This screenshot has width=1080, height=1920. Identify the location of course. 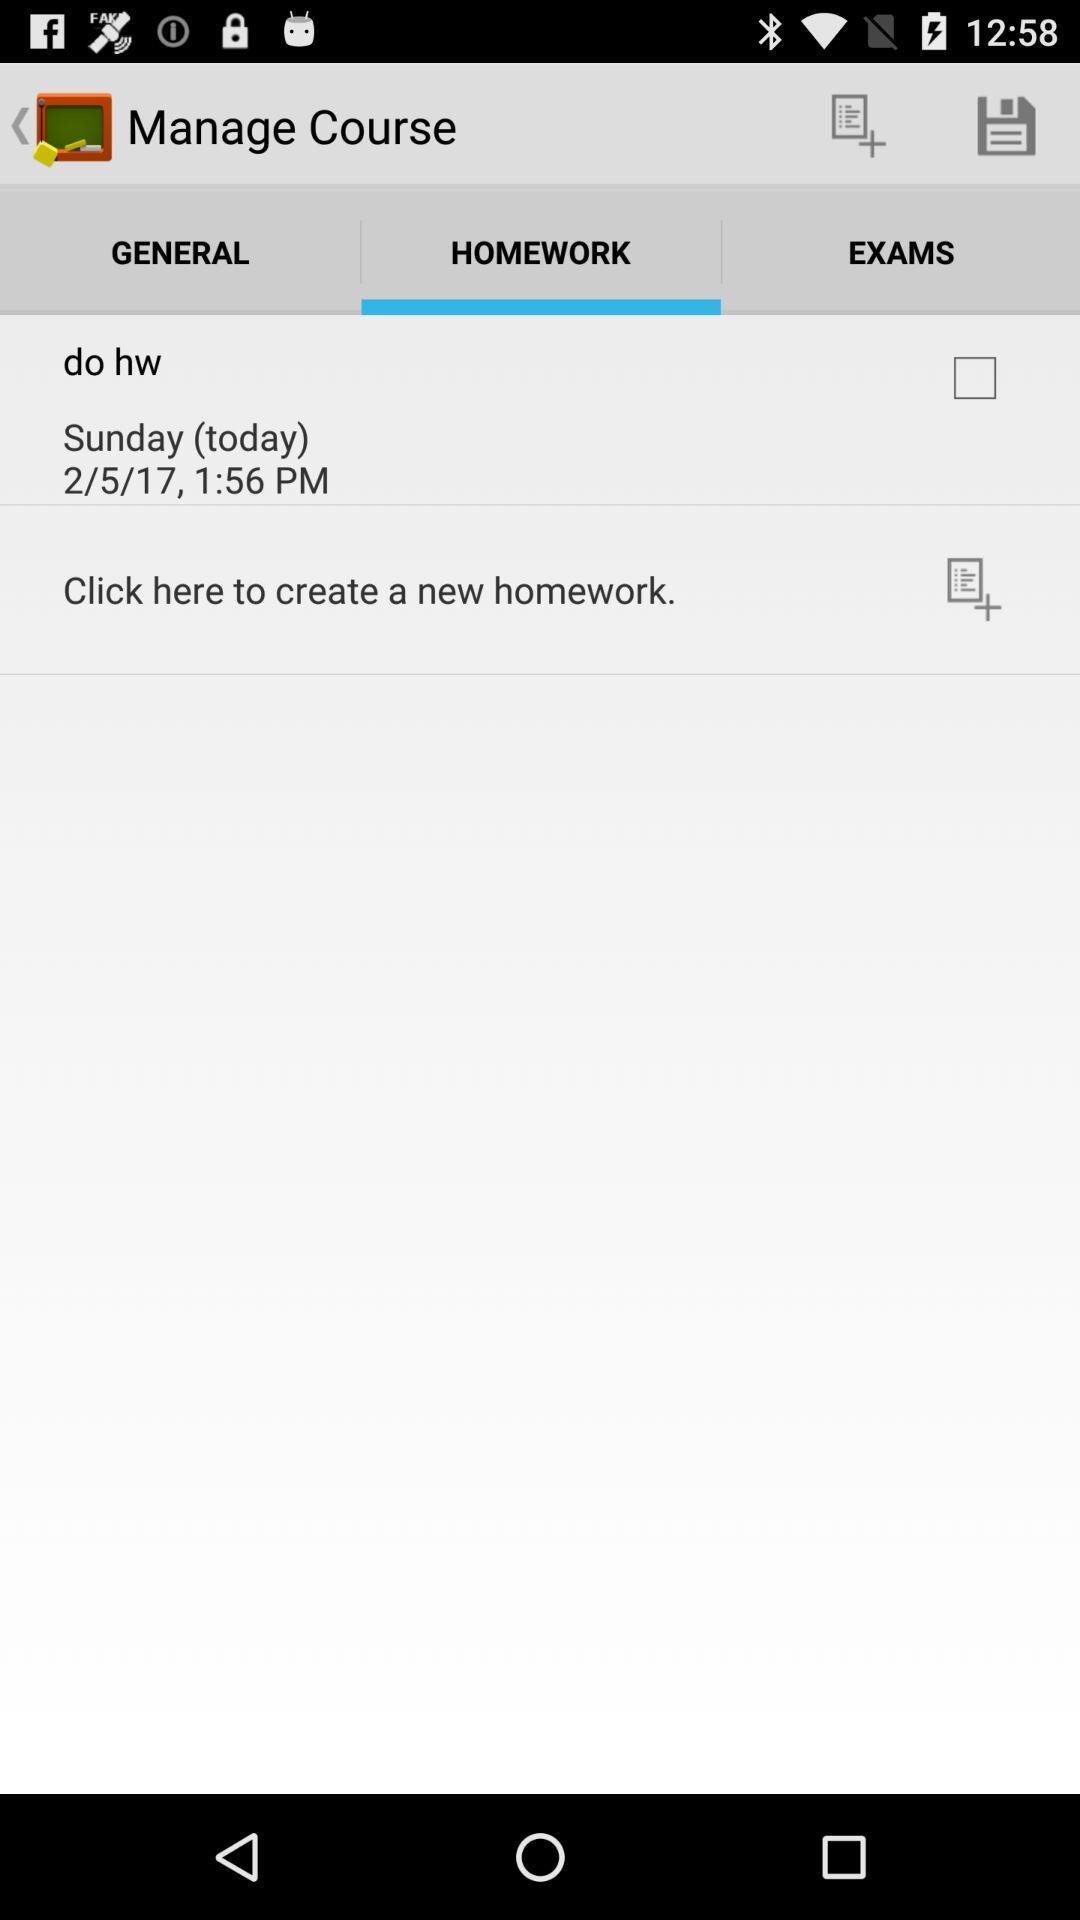
(974, 378).